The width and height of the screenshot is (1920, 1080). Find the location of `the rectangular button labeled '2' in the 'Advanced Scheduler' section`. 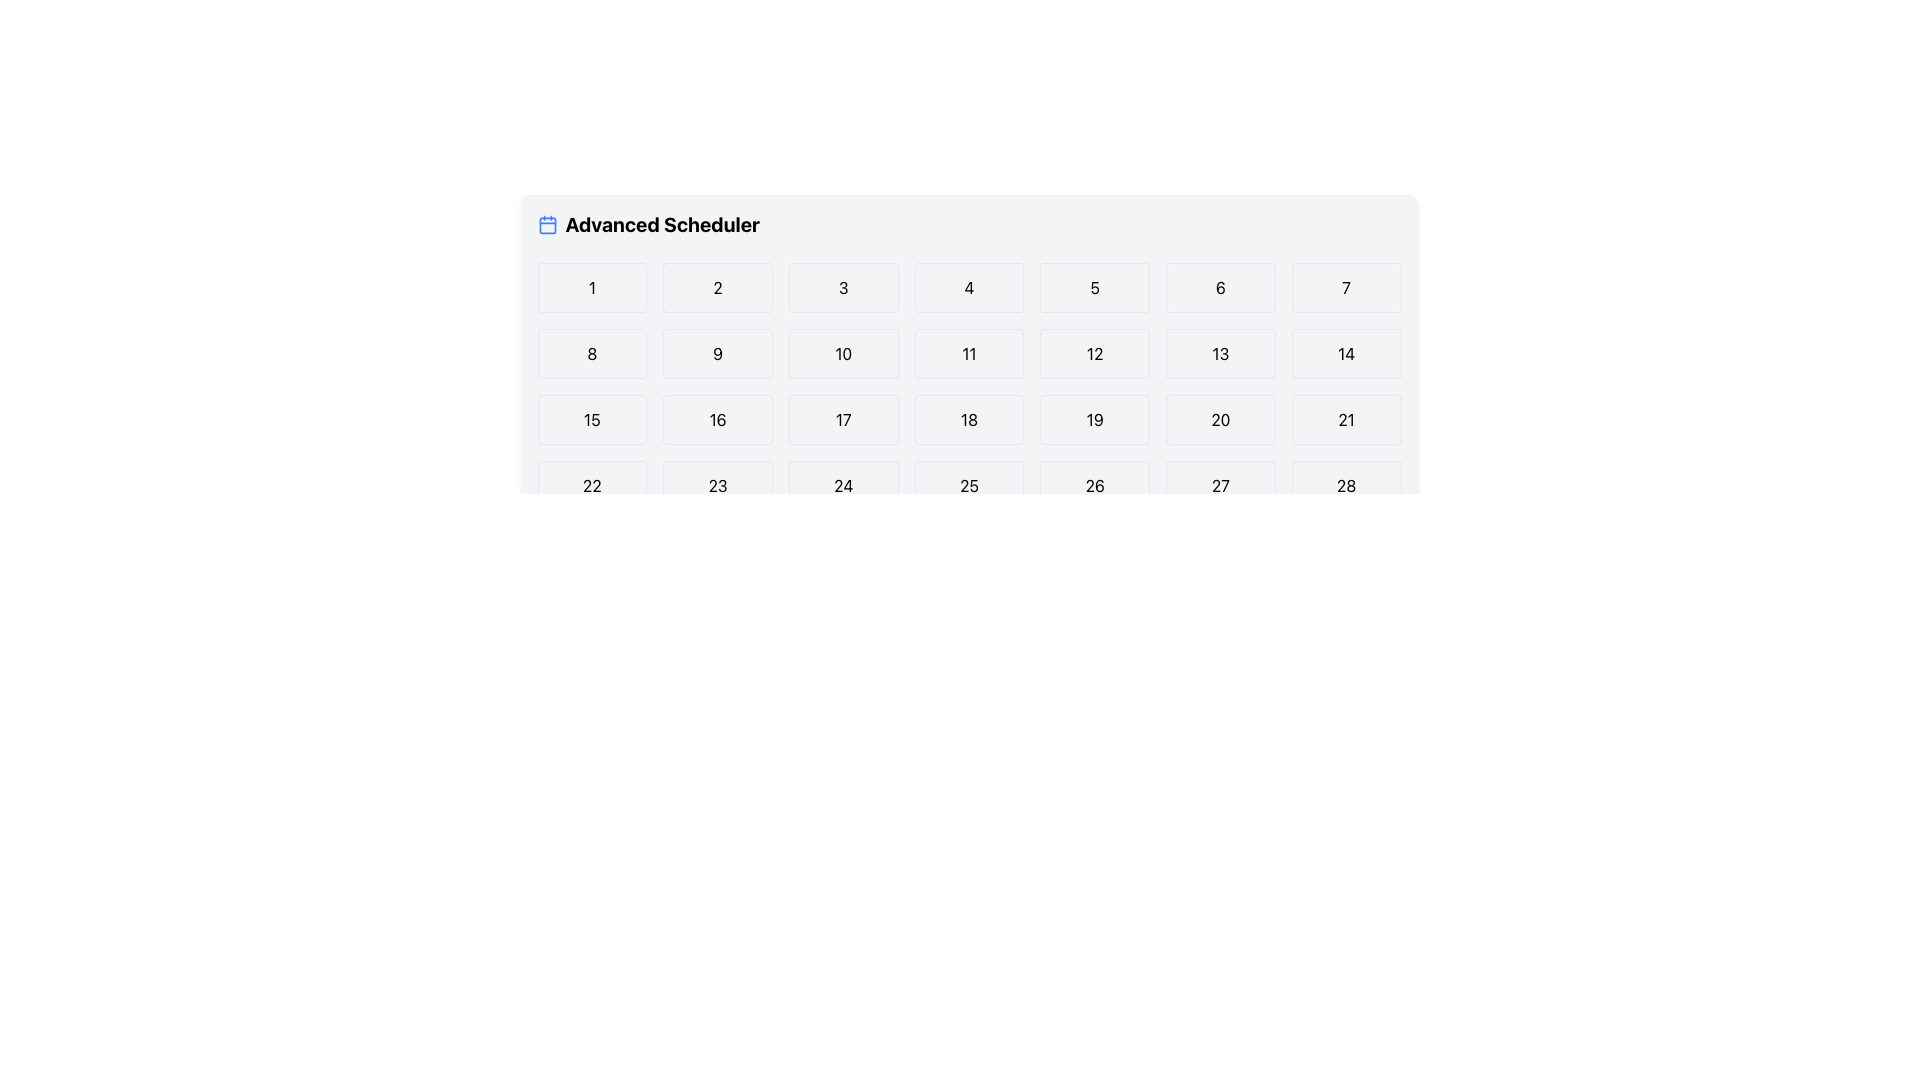

the rectangular button labeled '2' in the 'Advanced Scheduler' section is located at coordinates (718, 288).